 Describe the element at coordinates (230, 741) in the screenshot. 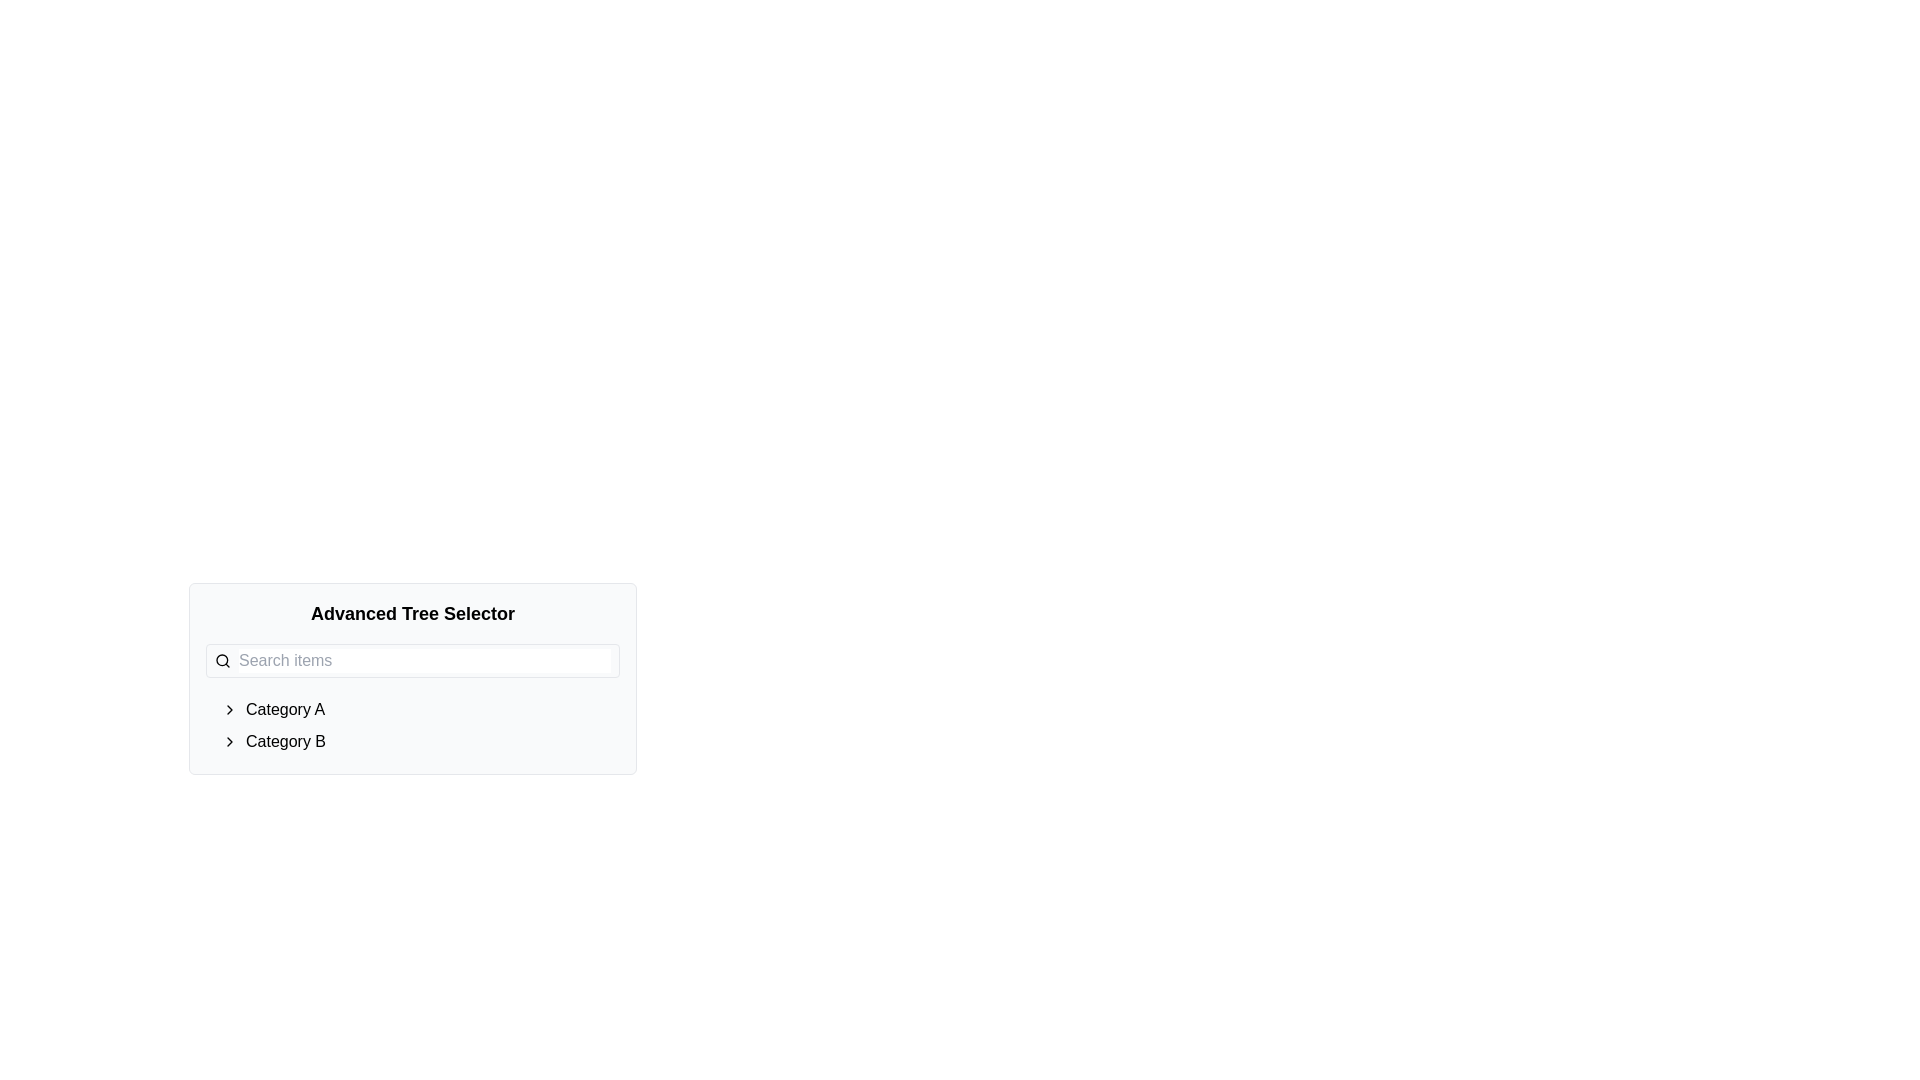

I see `the Chevron icon that serves as a toggle for expanding the 'Category B' section` at that location.